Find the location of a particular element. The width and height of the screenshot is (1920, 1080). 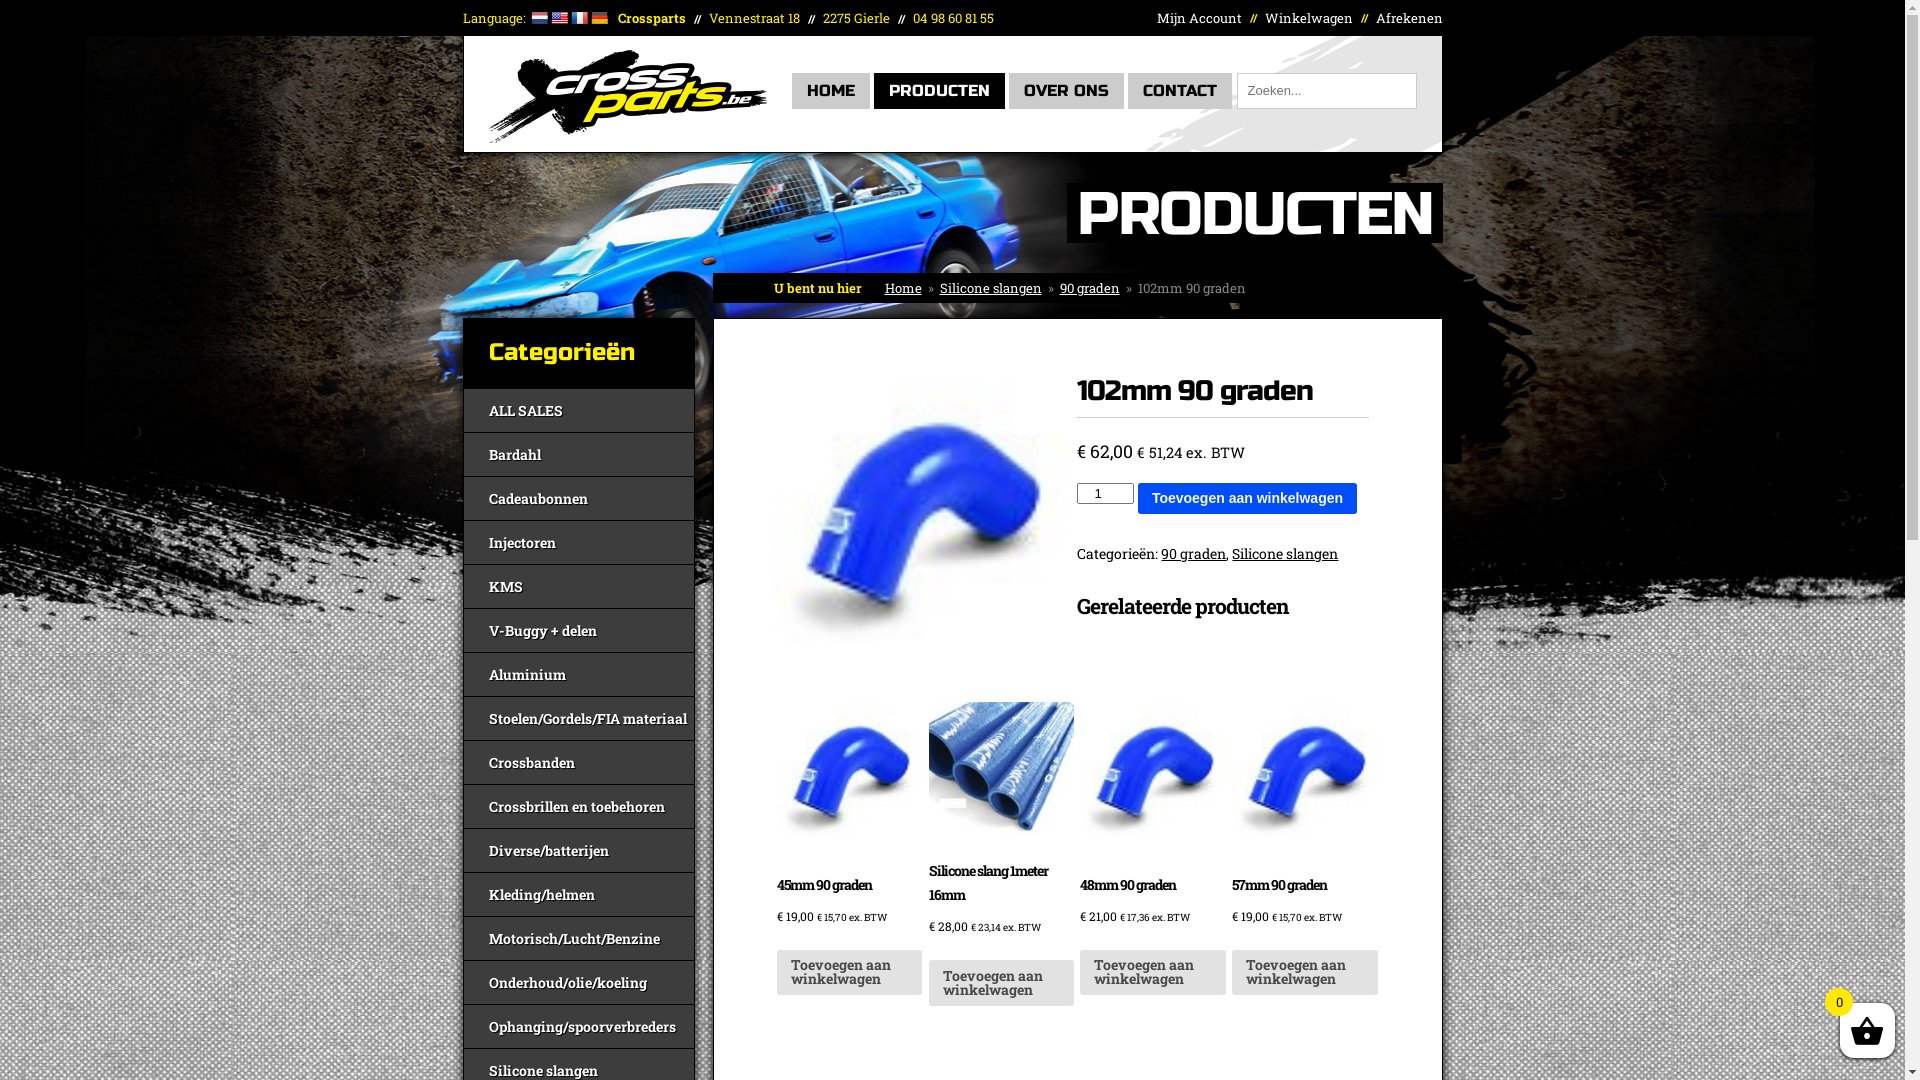

'PRODUCTEN' is located at coordinates (938, 91).